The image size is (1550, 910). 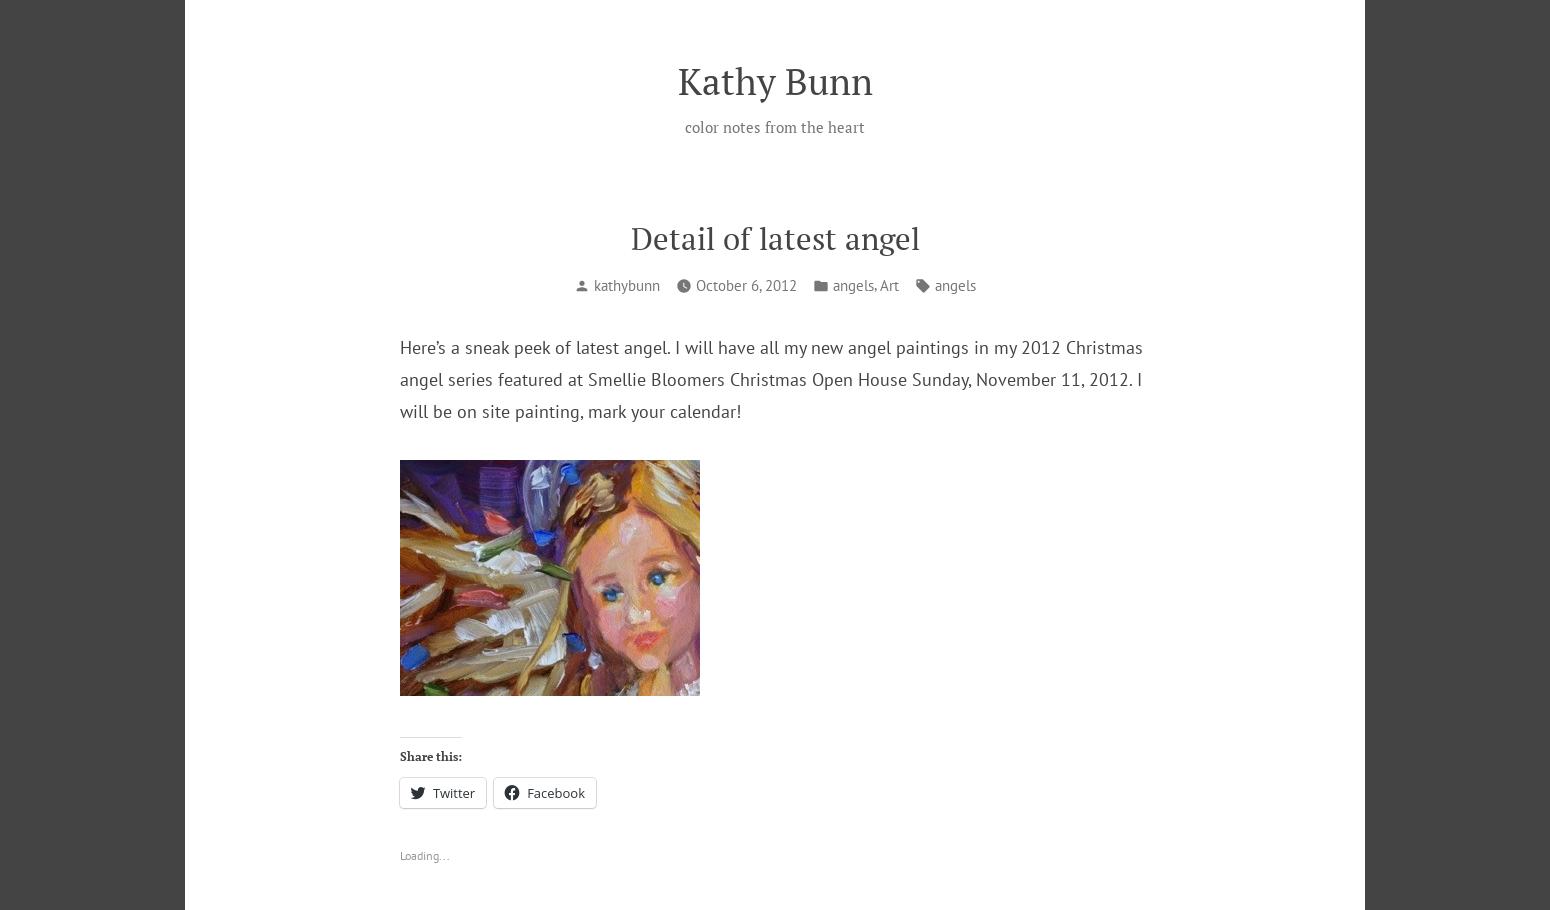 I want to click on 'Kathy Bunn', so click(x=774, y=79).